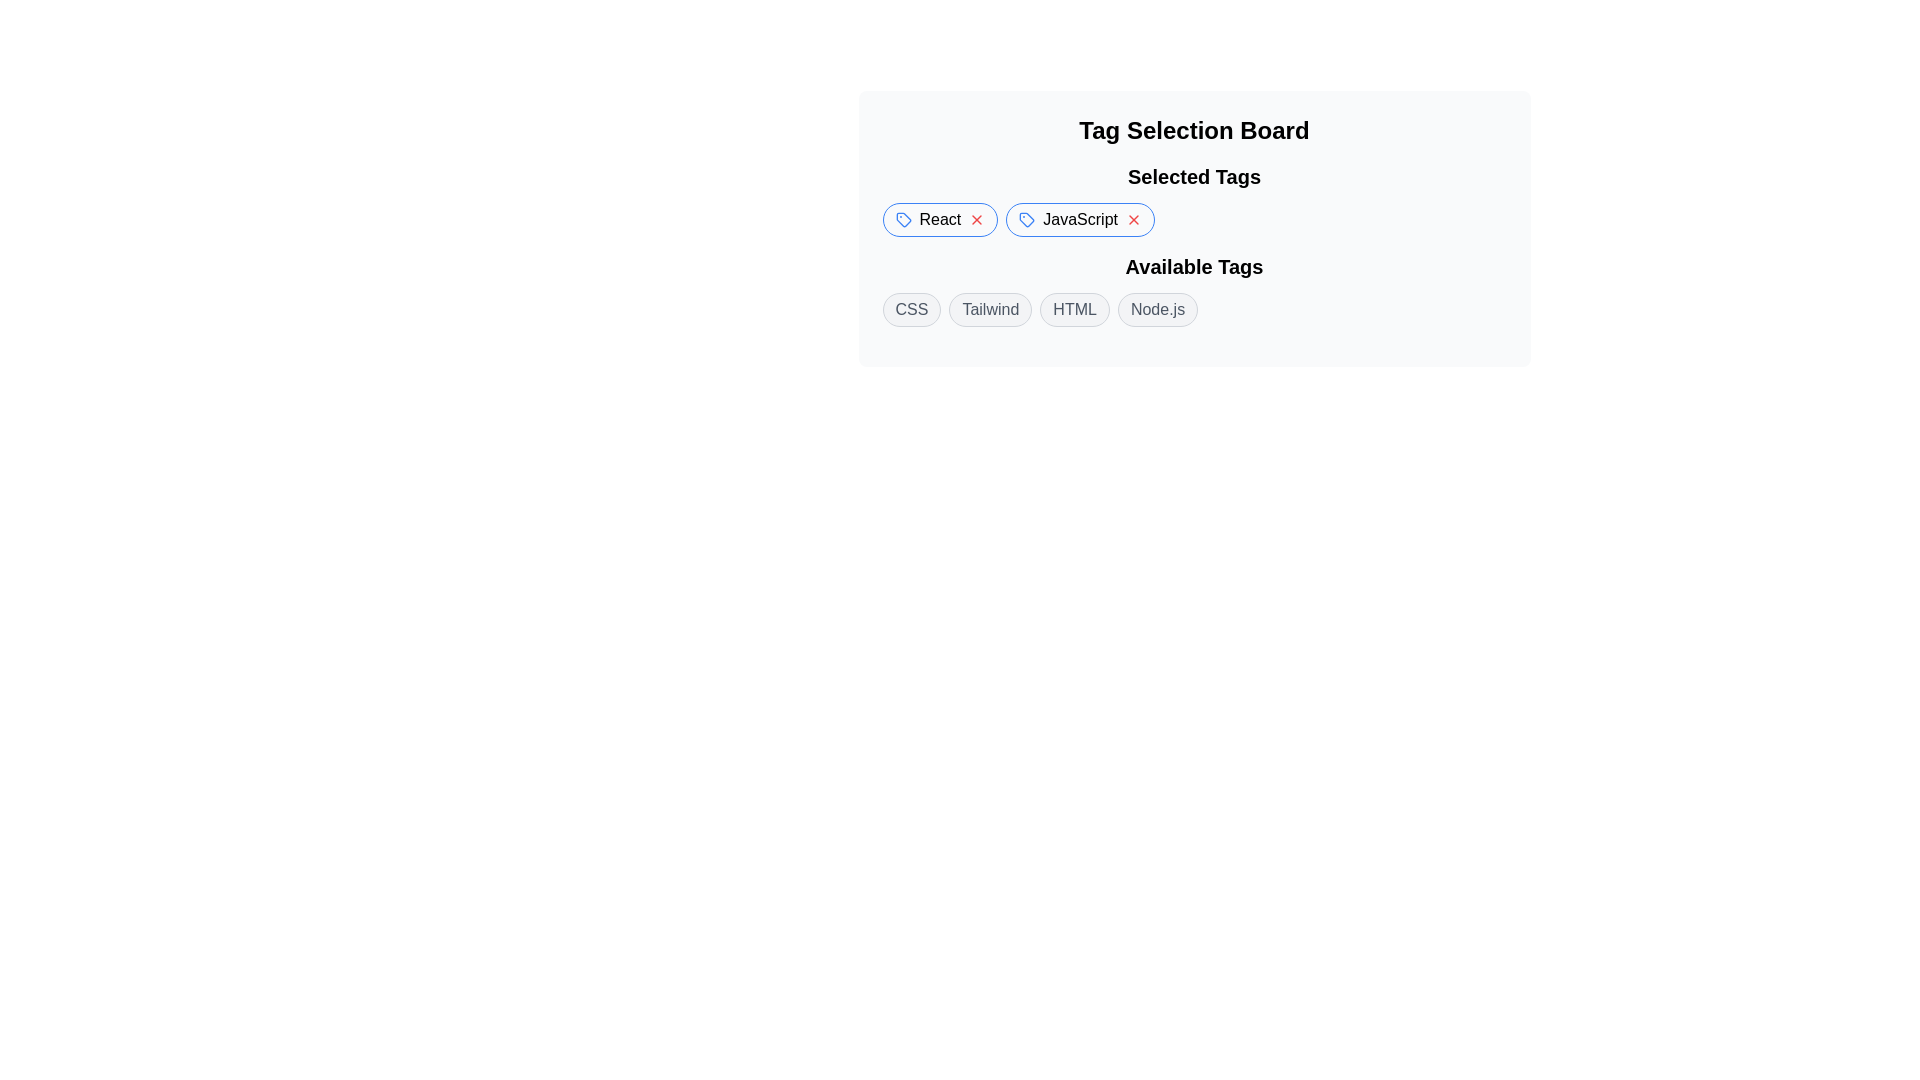  Describe the element at coordinates (990, 309) in the screenshot. I see `the selectable tag button for 'Tailwind' located between 'CSS' and 'HTML' in the 'Available Tags' section to trigger its hover state visual effects` at that location.